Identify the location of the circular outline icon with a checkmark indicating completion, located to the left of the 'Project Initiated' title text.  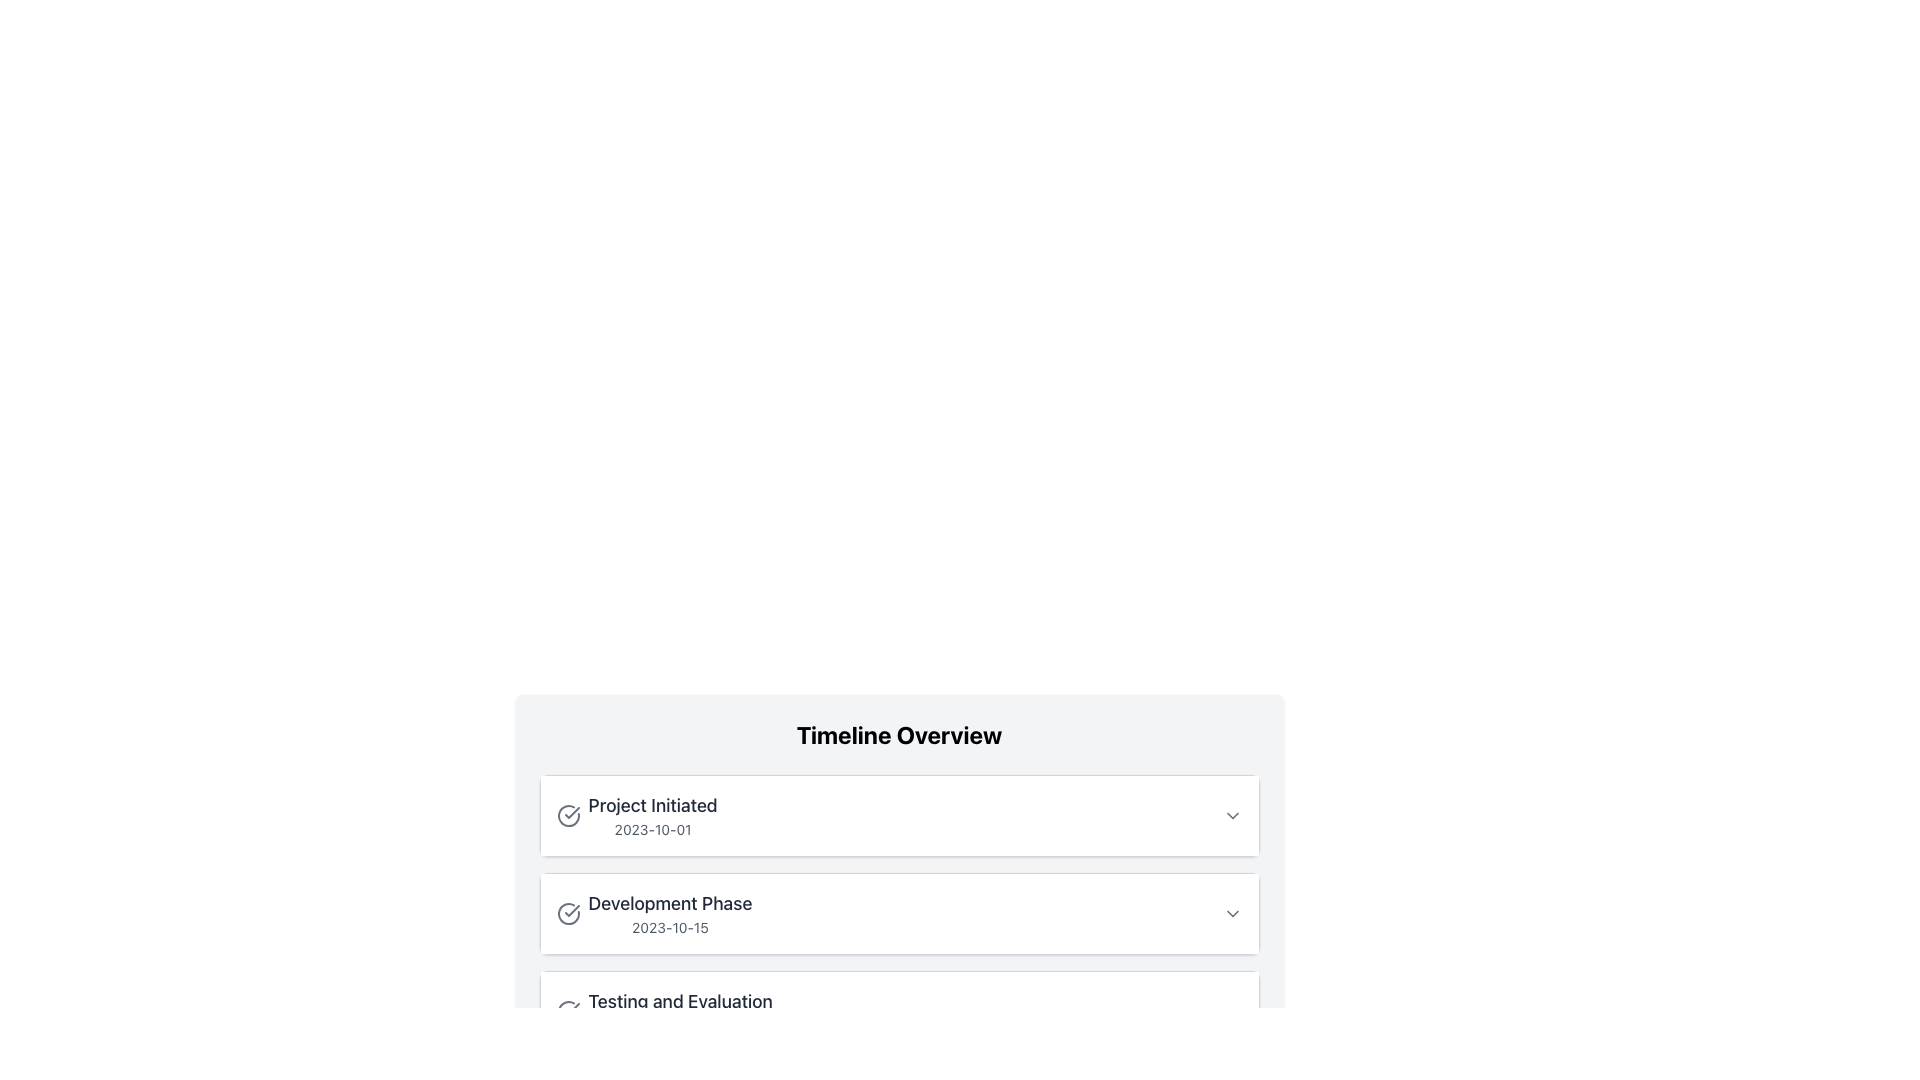
(567, 816).